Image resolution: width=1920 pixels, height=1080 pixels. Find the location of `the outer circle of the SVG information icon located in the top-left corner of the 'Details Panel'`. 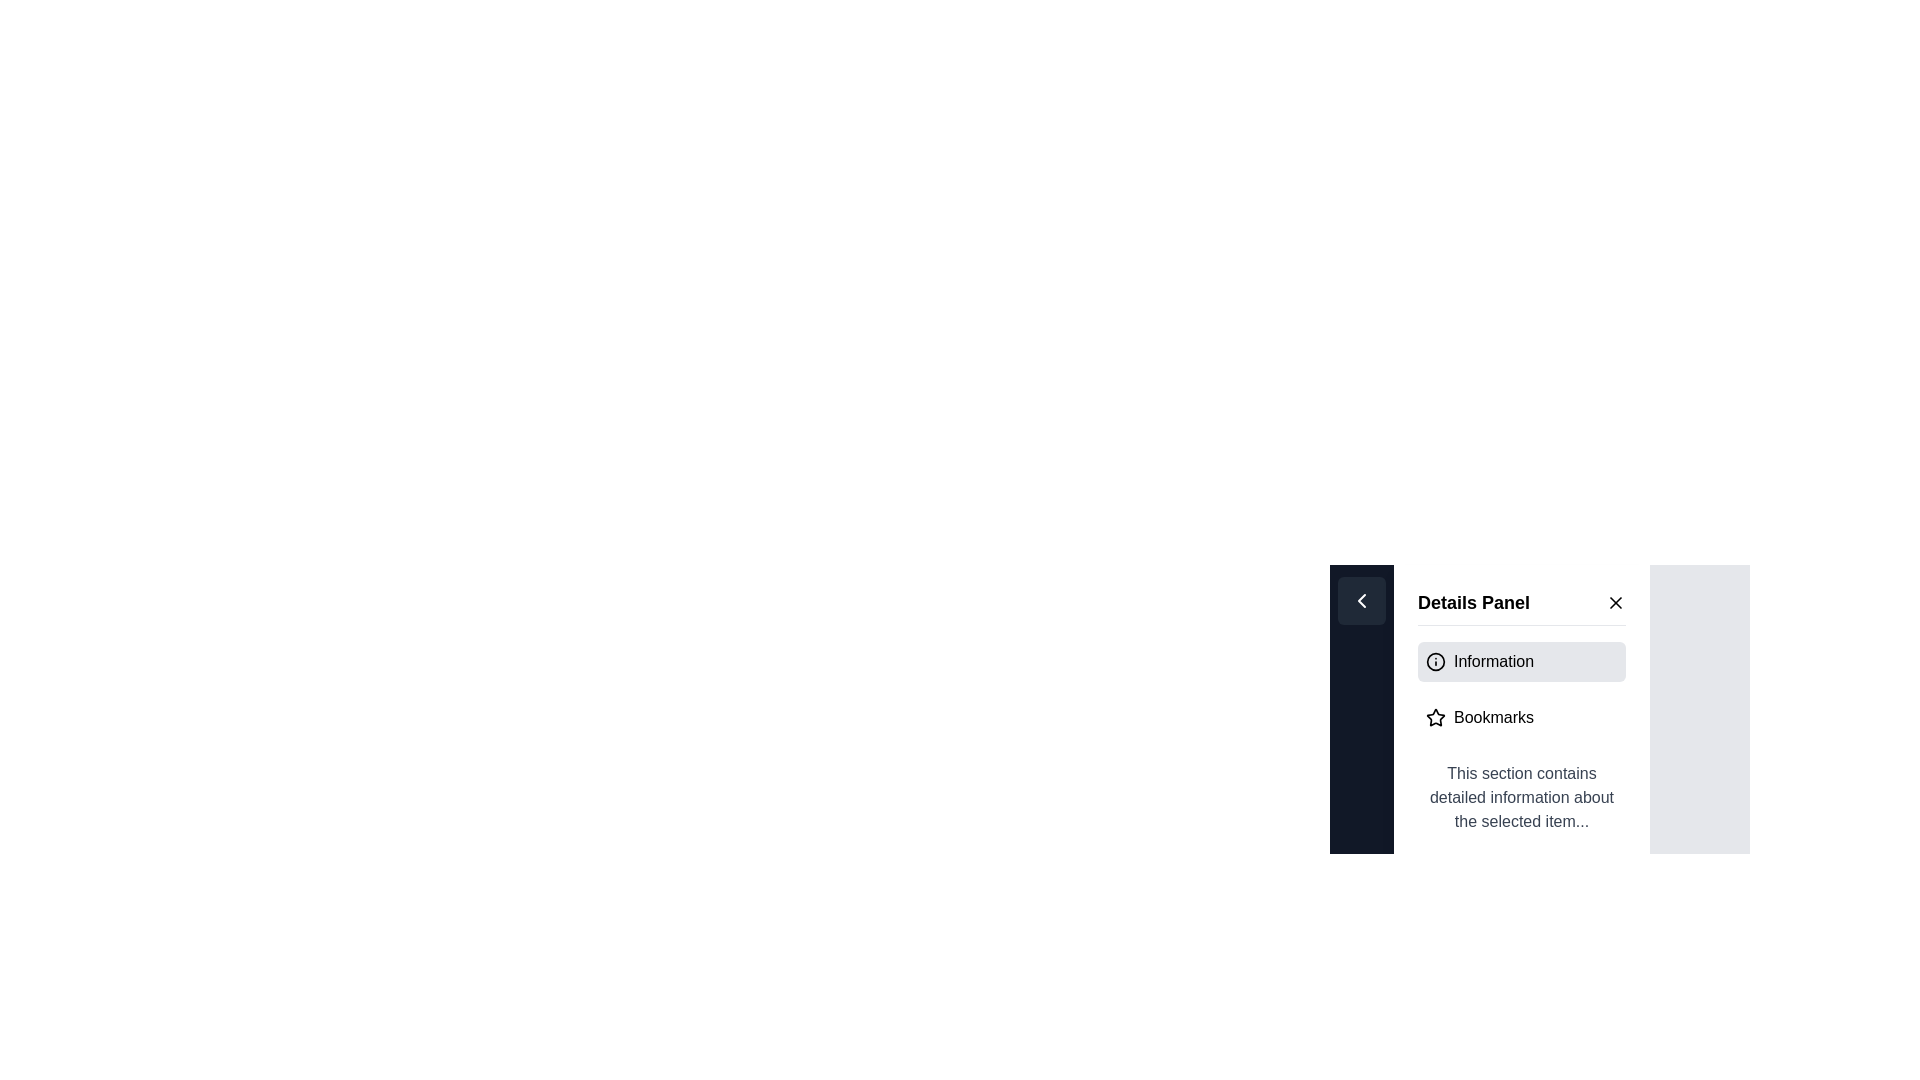

the outer circle of the SVG information icon located in the top-left corner of the 'Details Panel' is located at coordinates (1434, 662).